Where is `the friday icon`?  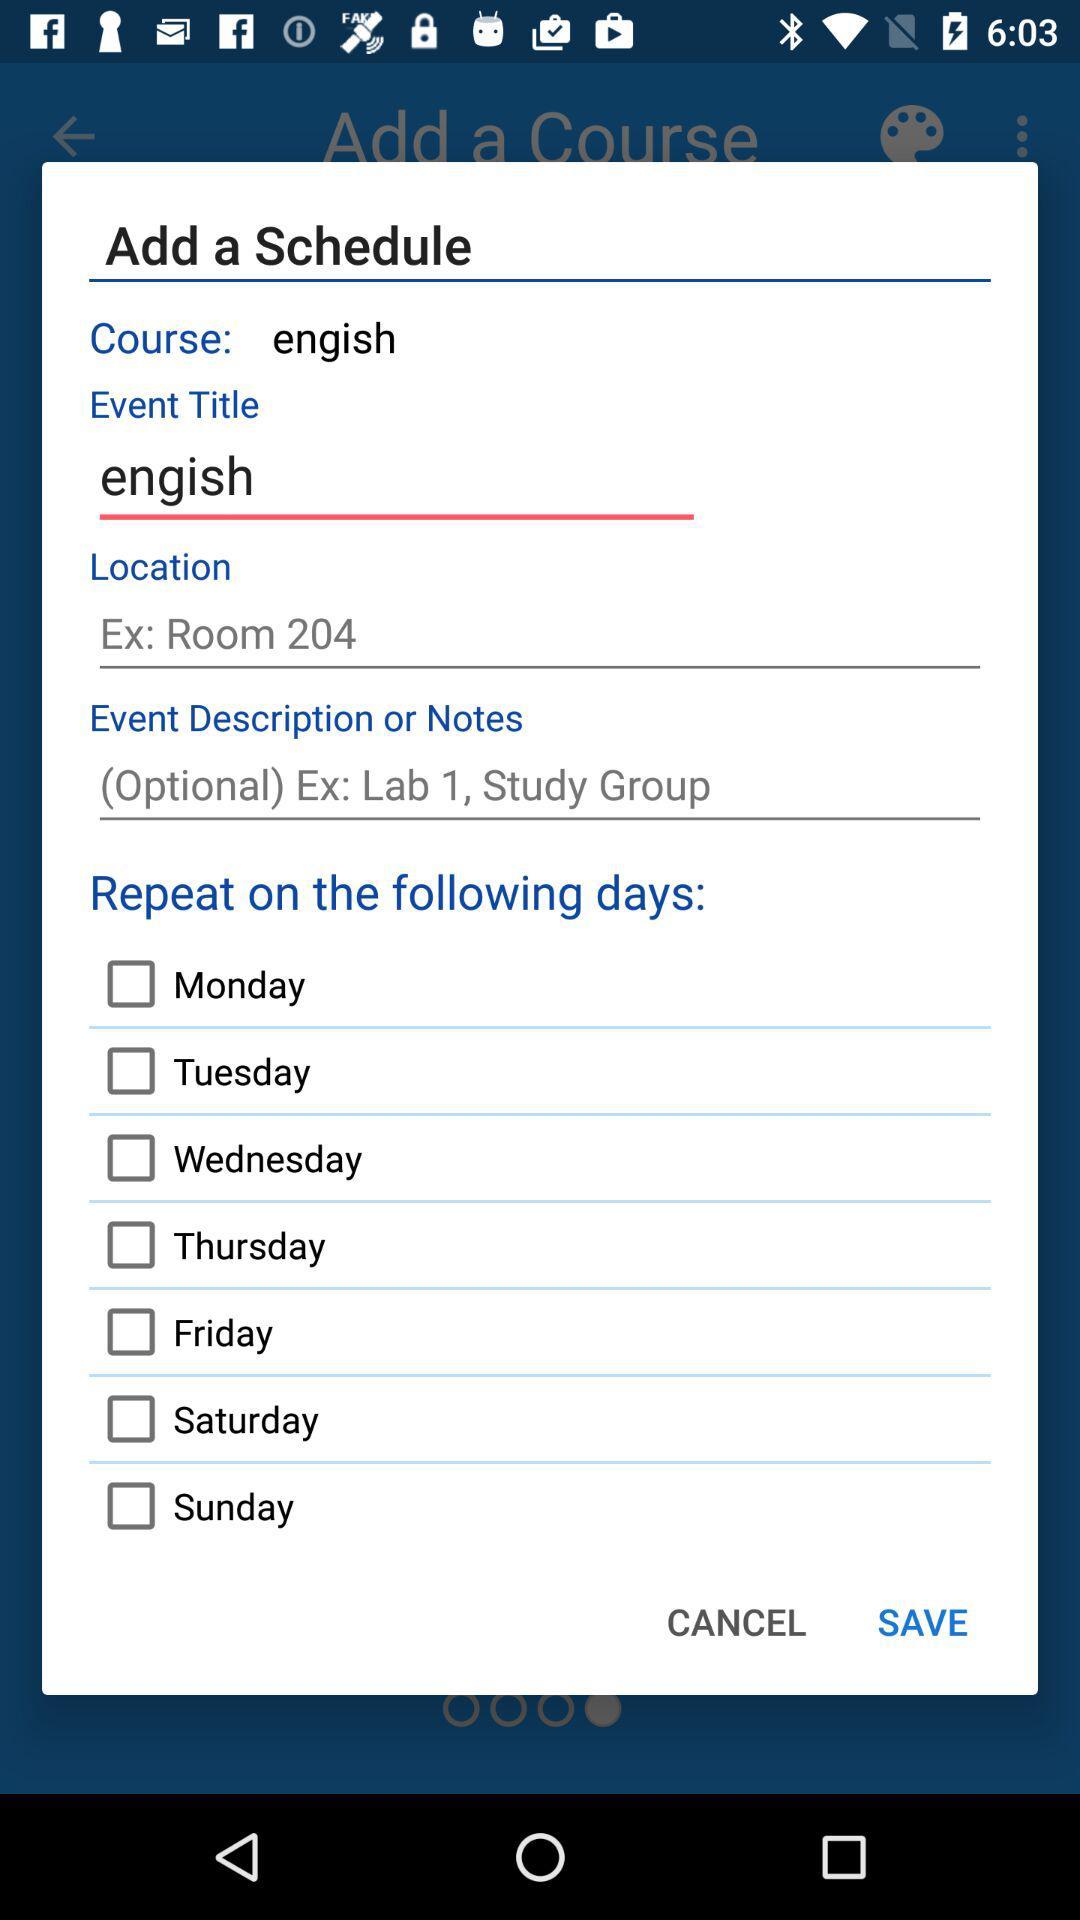 the friday icon is located at coordinates (181, 1331).